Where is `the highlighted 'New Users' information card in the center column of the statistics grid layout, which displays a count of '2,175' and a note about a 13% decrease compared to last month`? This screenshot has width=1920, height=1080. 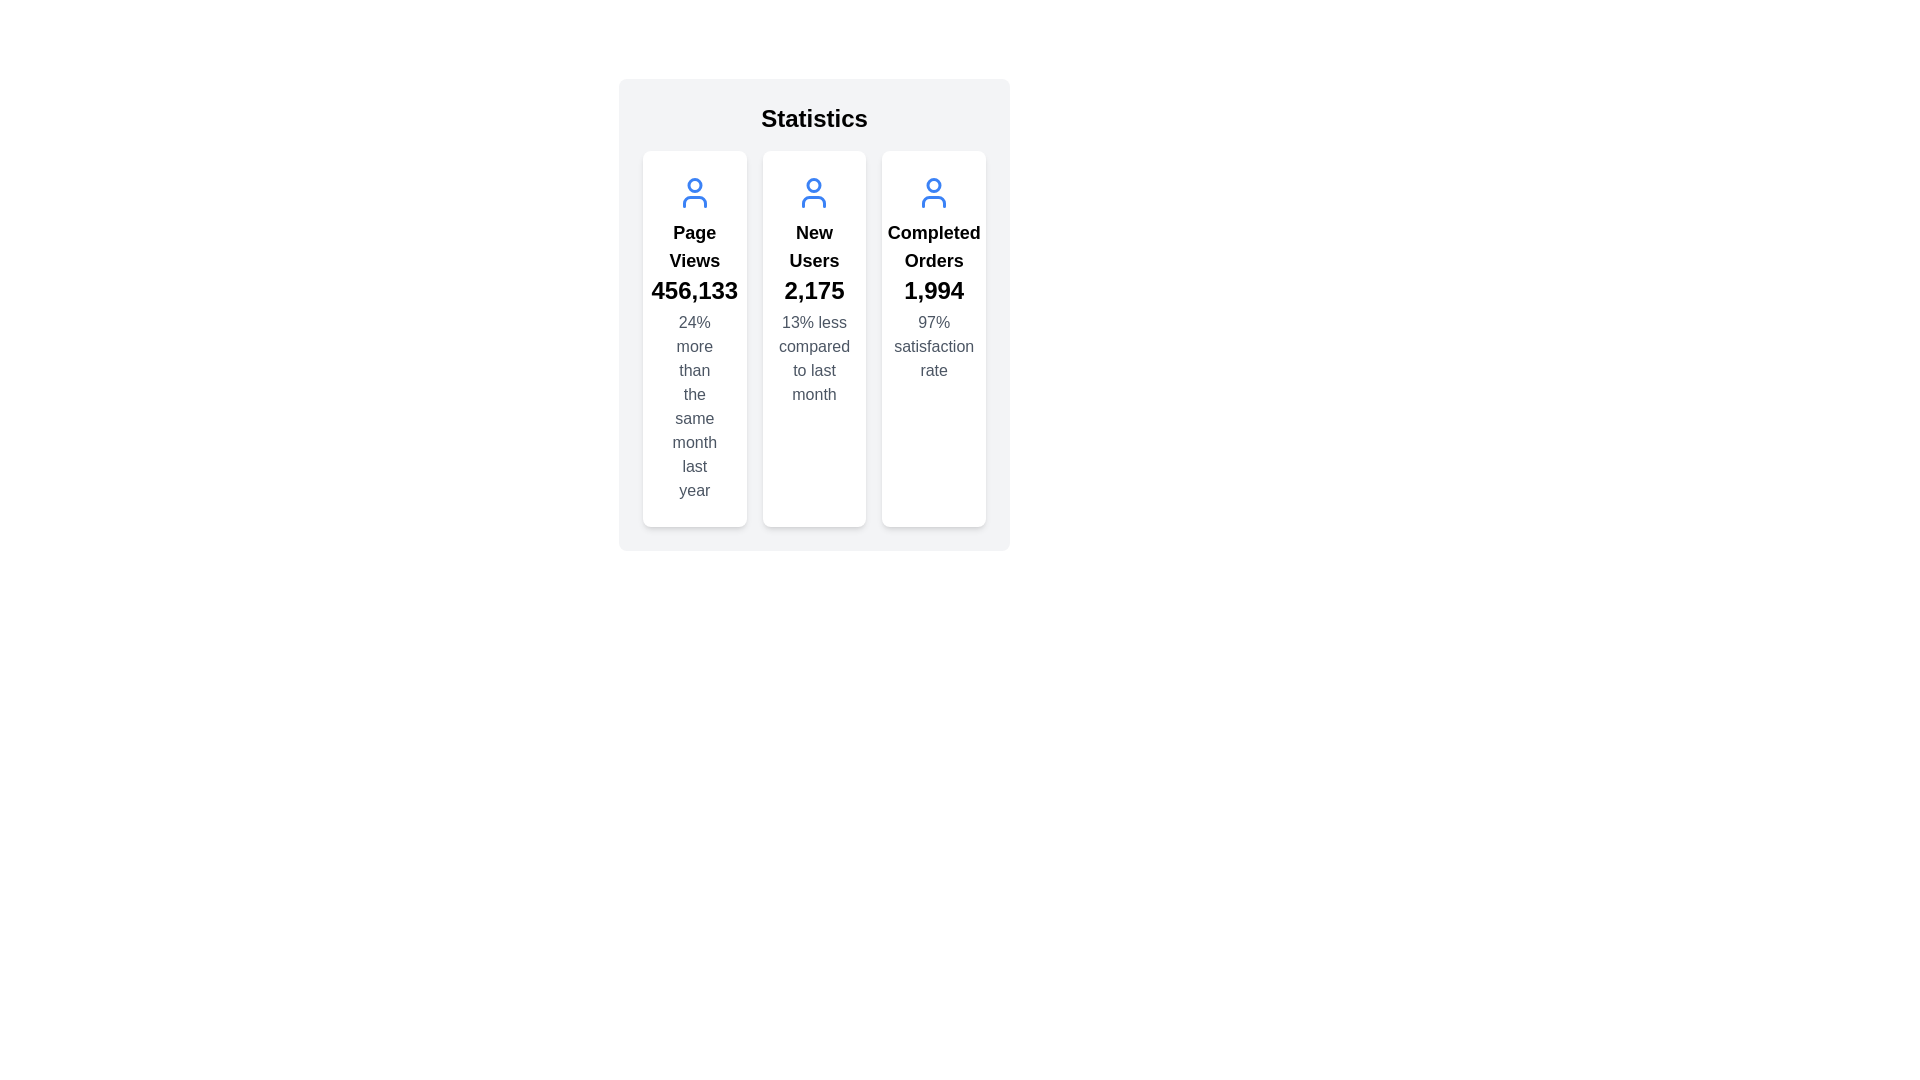 the highlighted 'New Users' information card in the center column of the statistics grid layout, which displays a count of '2,175' and a note about a 13% decrease compared to last month is located at coordinates (814, 338).